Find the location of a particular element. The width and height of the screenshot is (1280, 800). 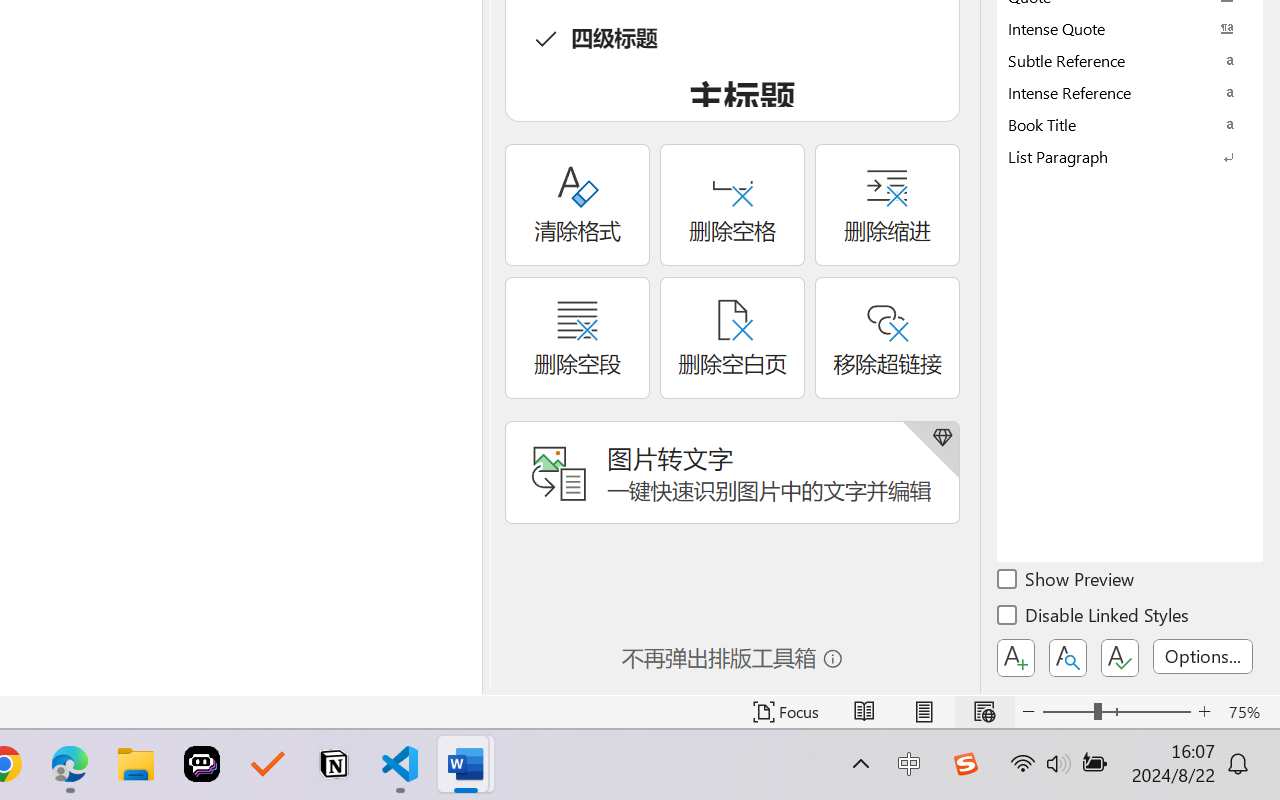

'Options...' is located at coordinates (1202, 655).